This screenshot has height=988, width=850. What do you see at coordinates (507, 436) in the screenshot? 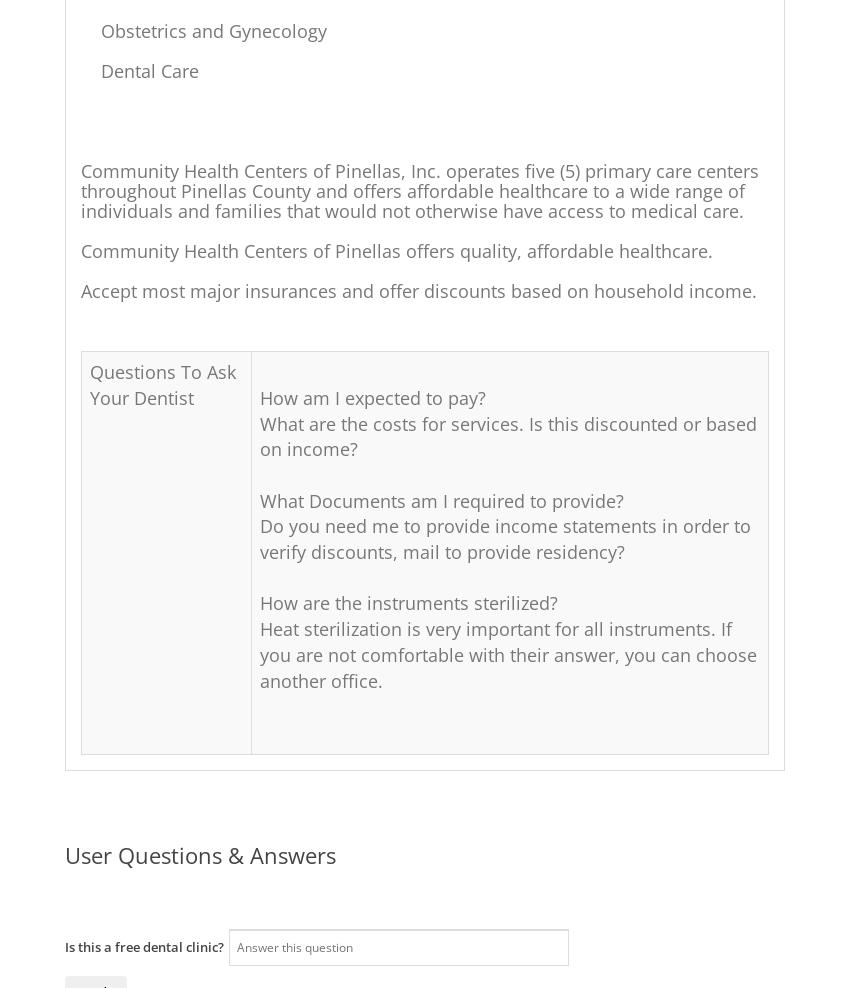
I see `'What are the costs for services. Is this discounted or based on income?'` at bounding box center [507, 436].